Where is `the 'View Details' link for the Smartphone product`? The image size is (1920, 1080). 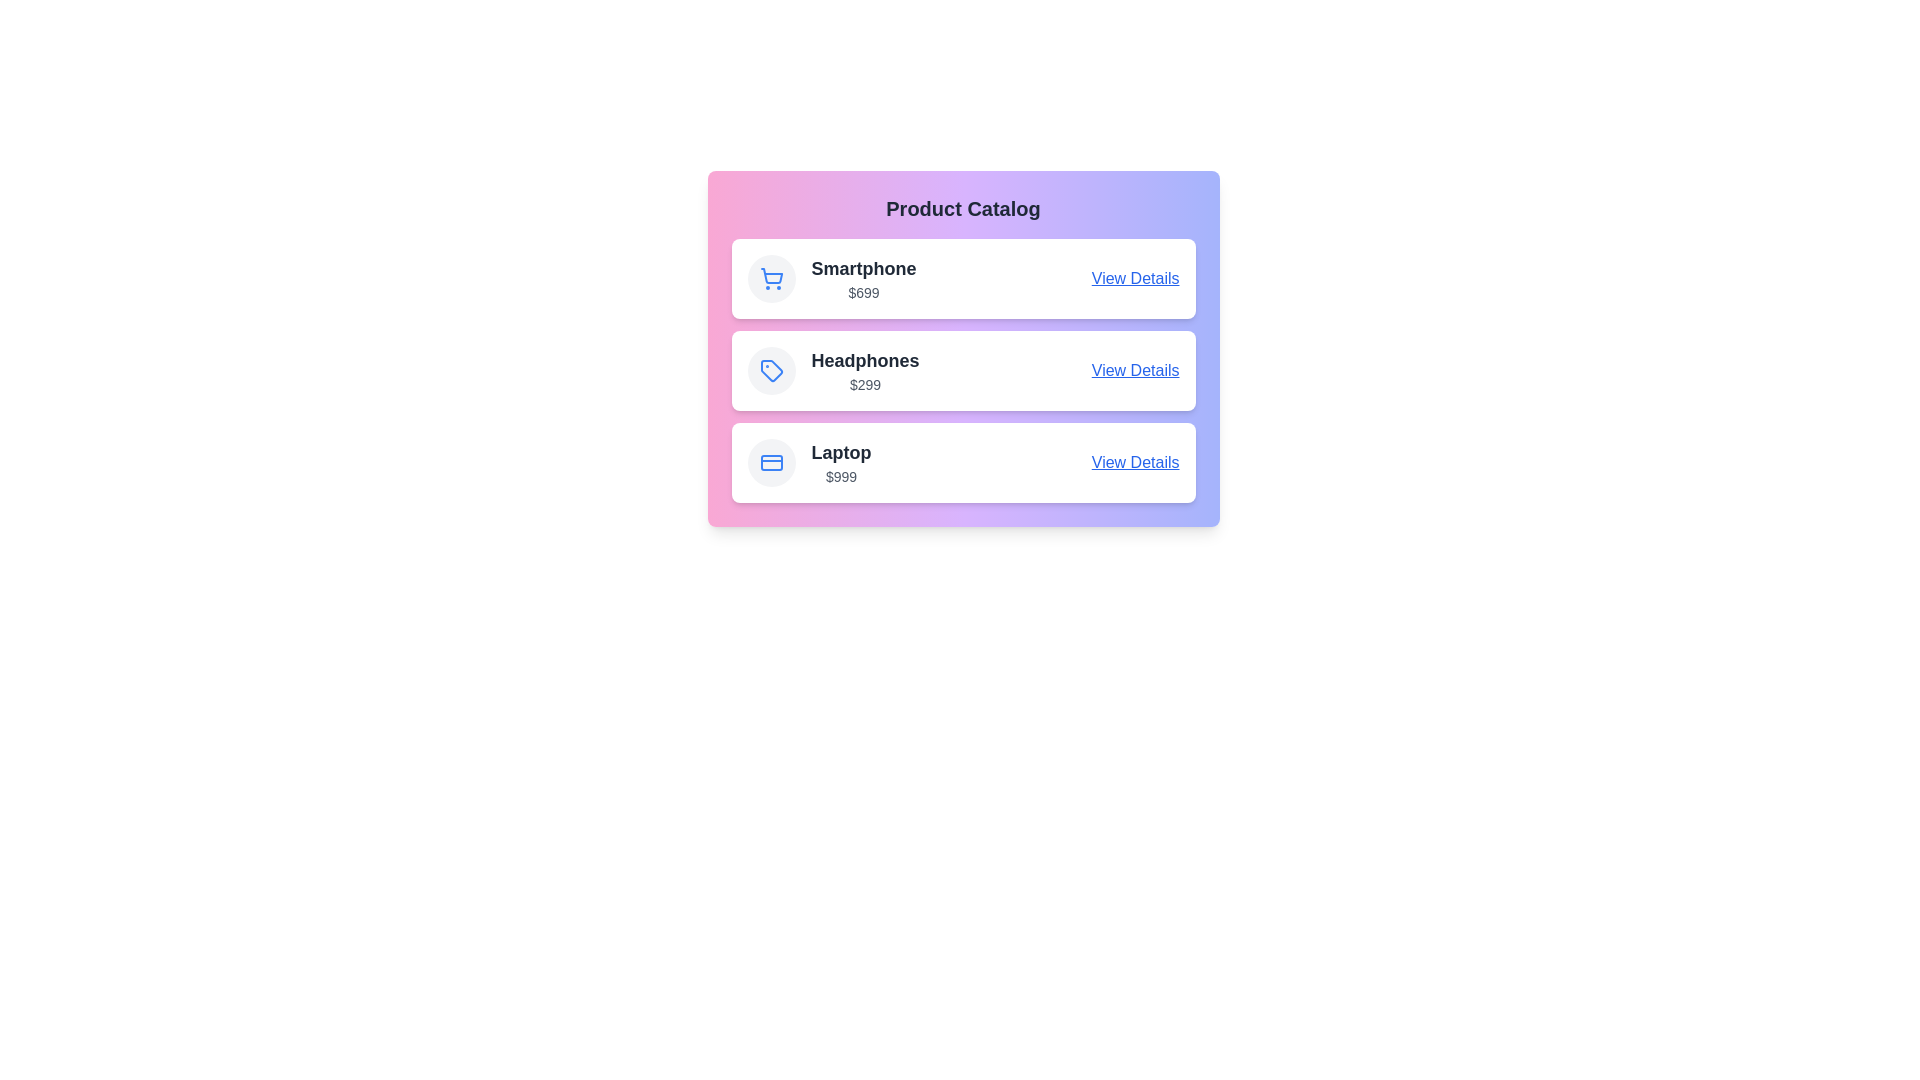 the 'View Details' link for the Smartphone product is located at coordinates (1135, 278).